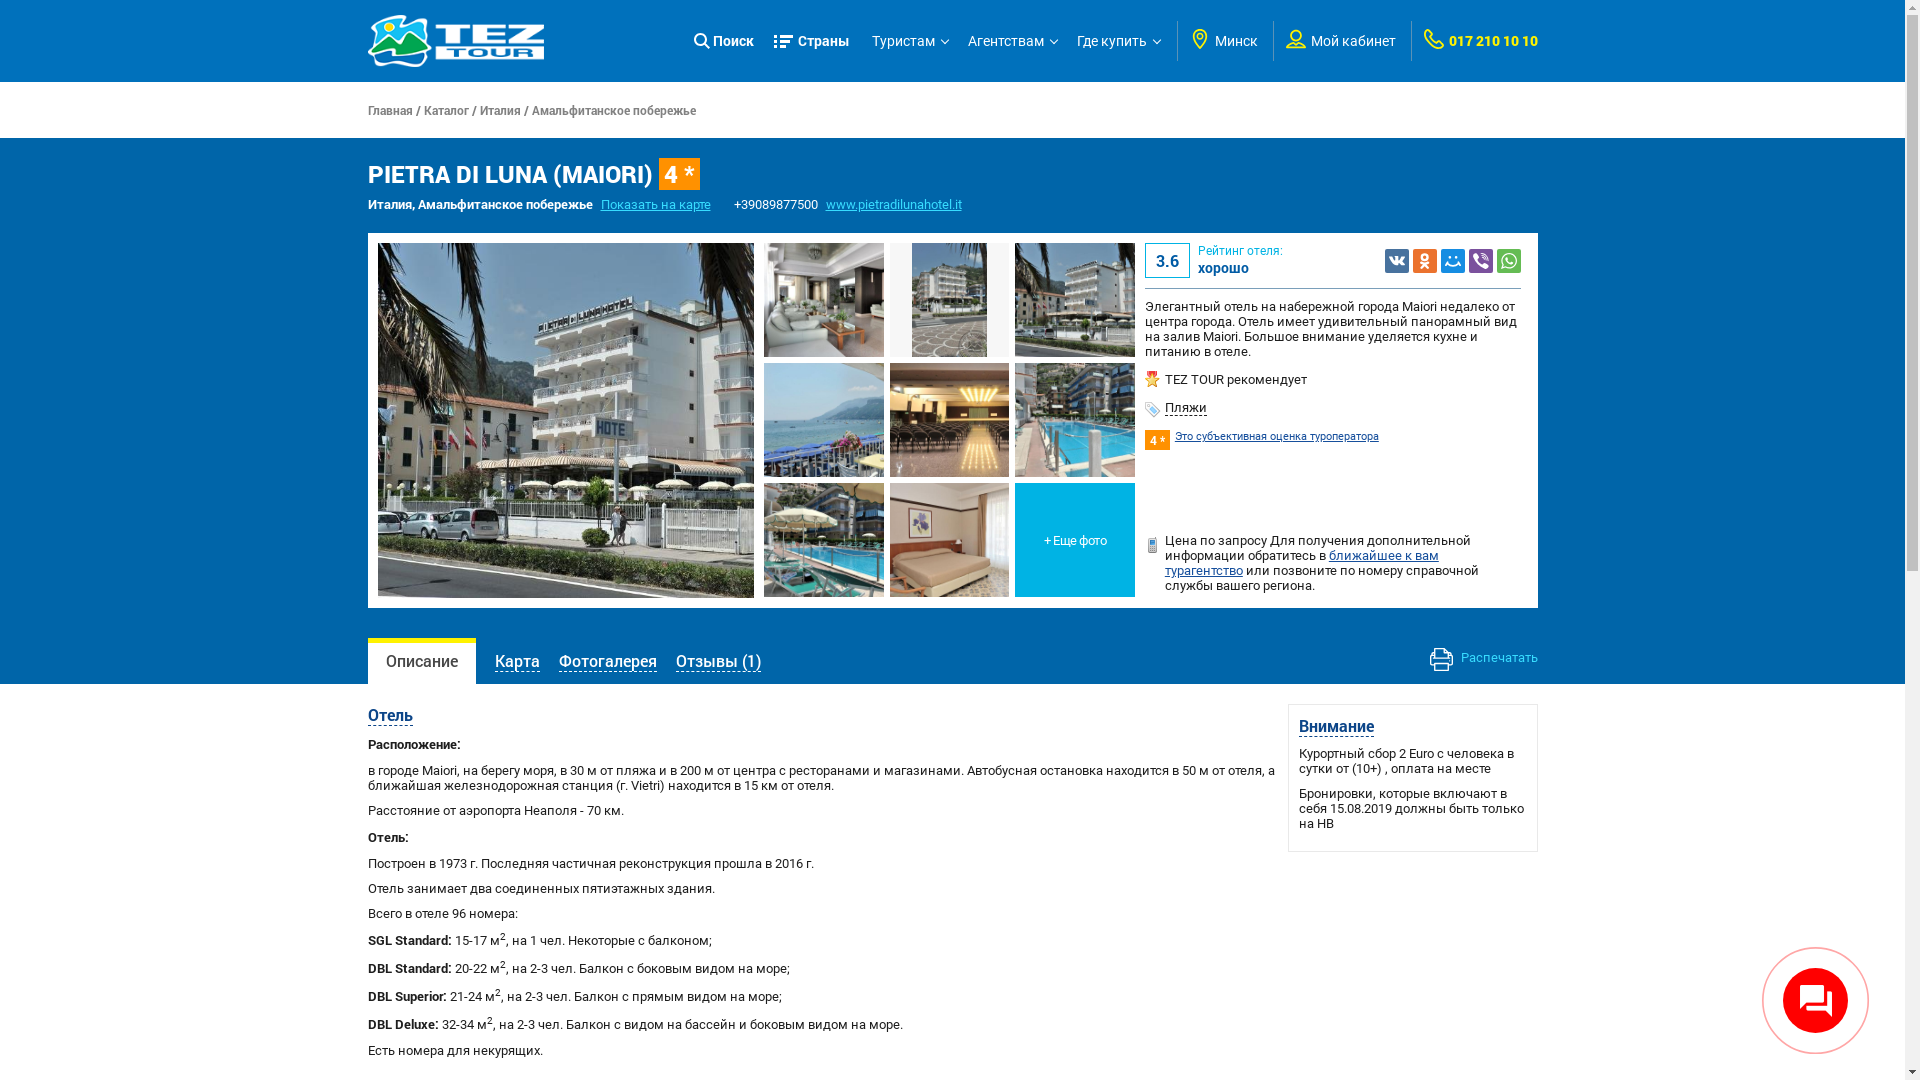 Image resolution: width=1920 pixels, height=1080 pixels. Describe the element at coordinates (1481, 258) in the screenshot. I see `'Viber'` at that location.